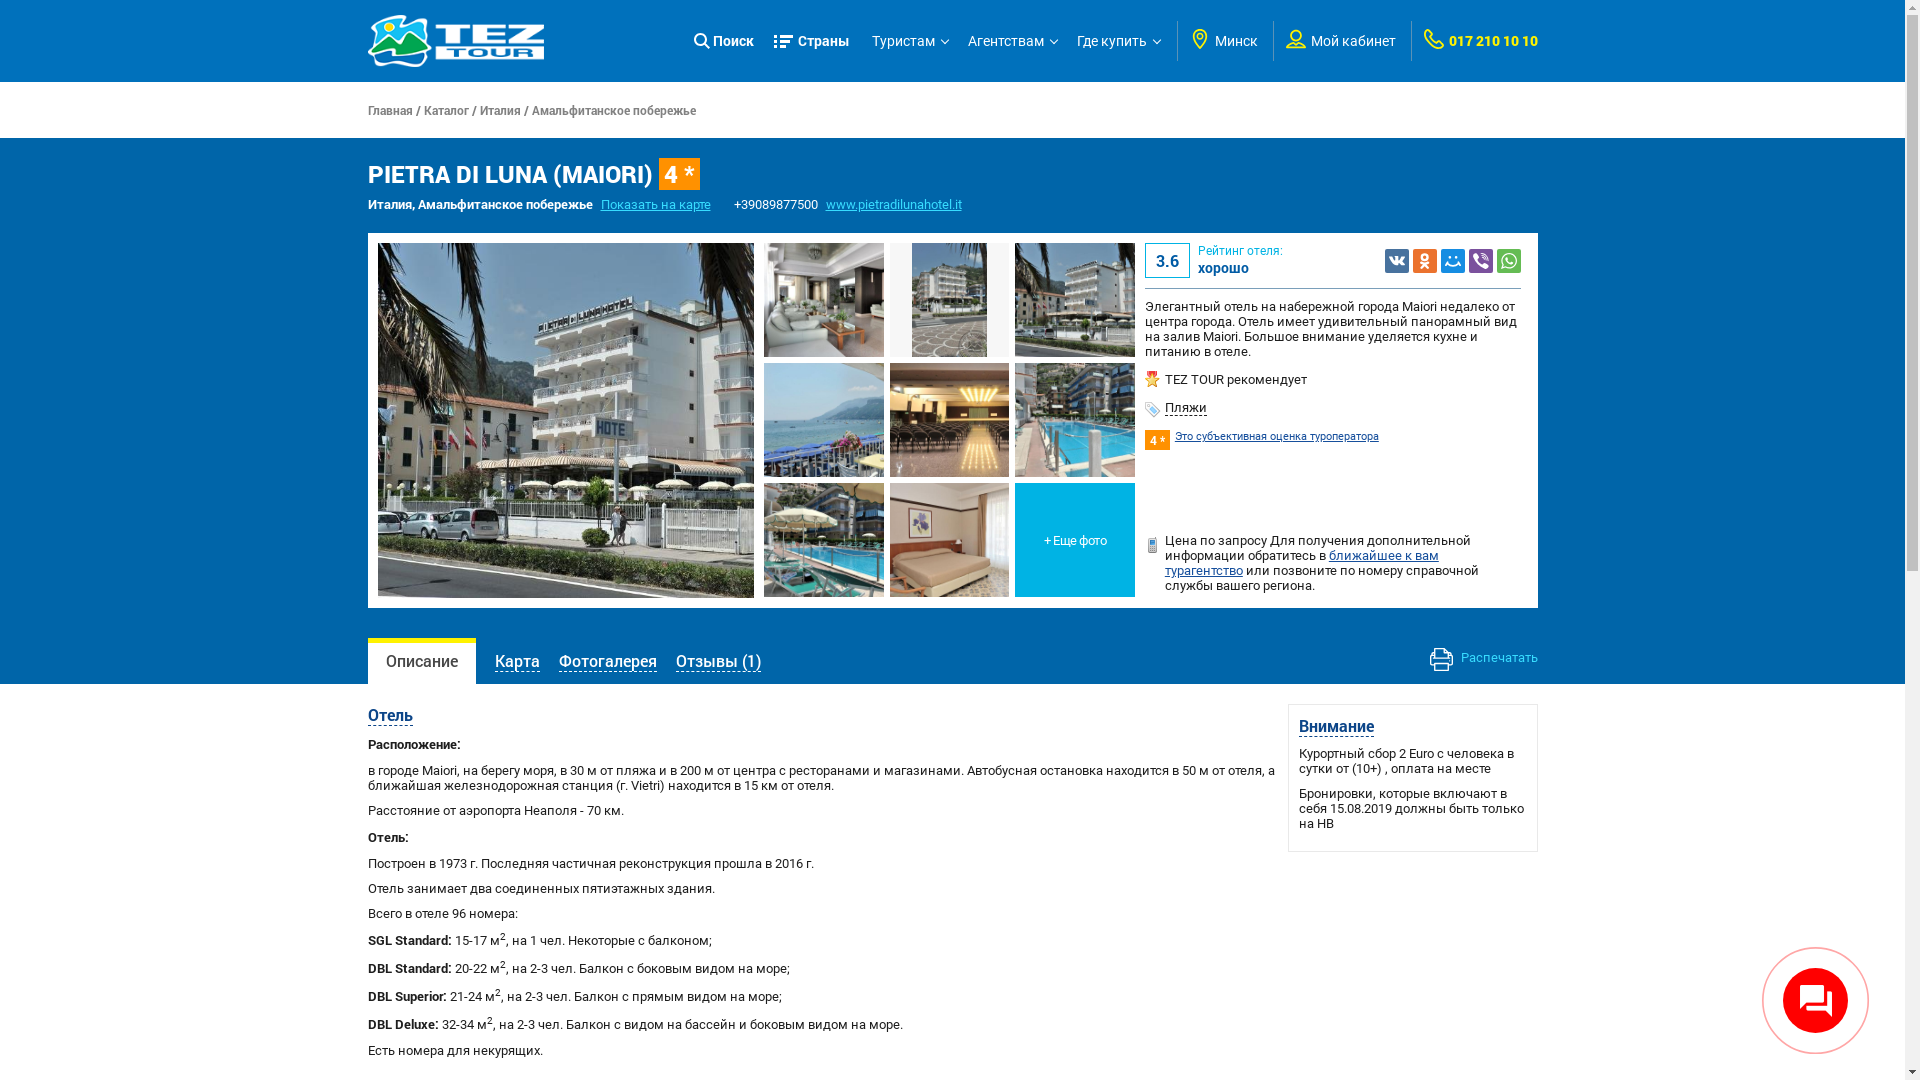 Image resolution: width=1920 pixels, height=1080 pixels. Describe the element at coordinates (1481, 258) in the screenshot. I see `'Viber'` at that location.